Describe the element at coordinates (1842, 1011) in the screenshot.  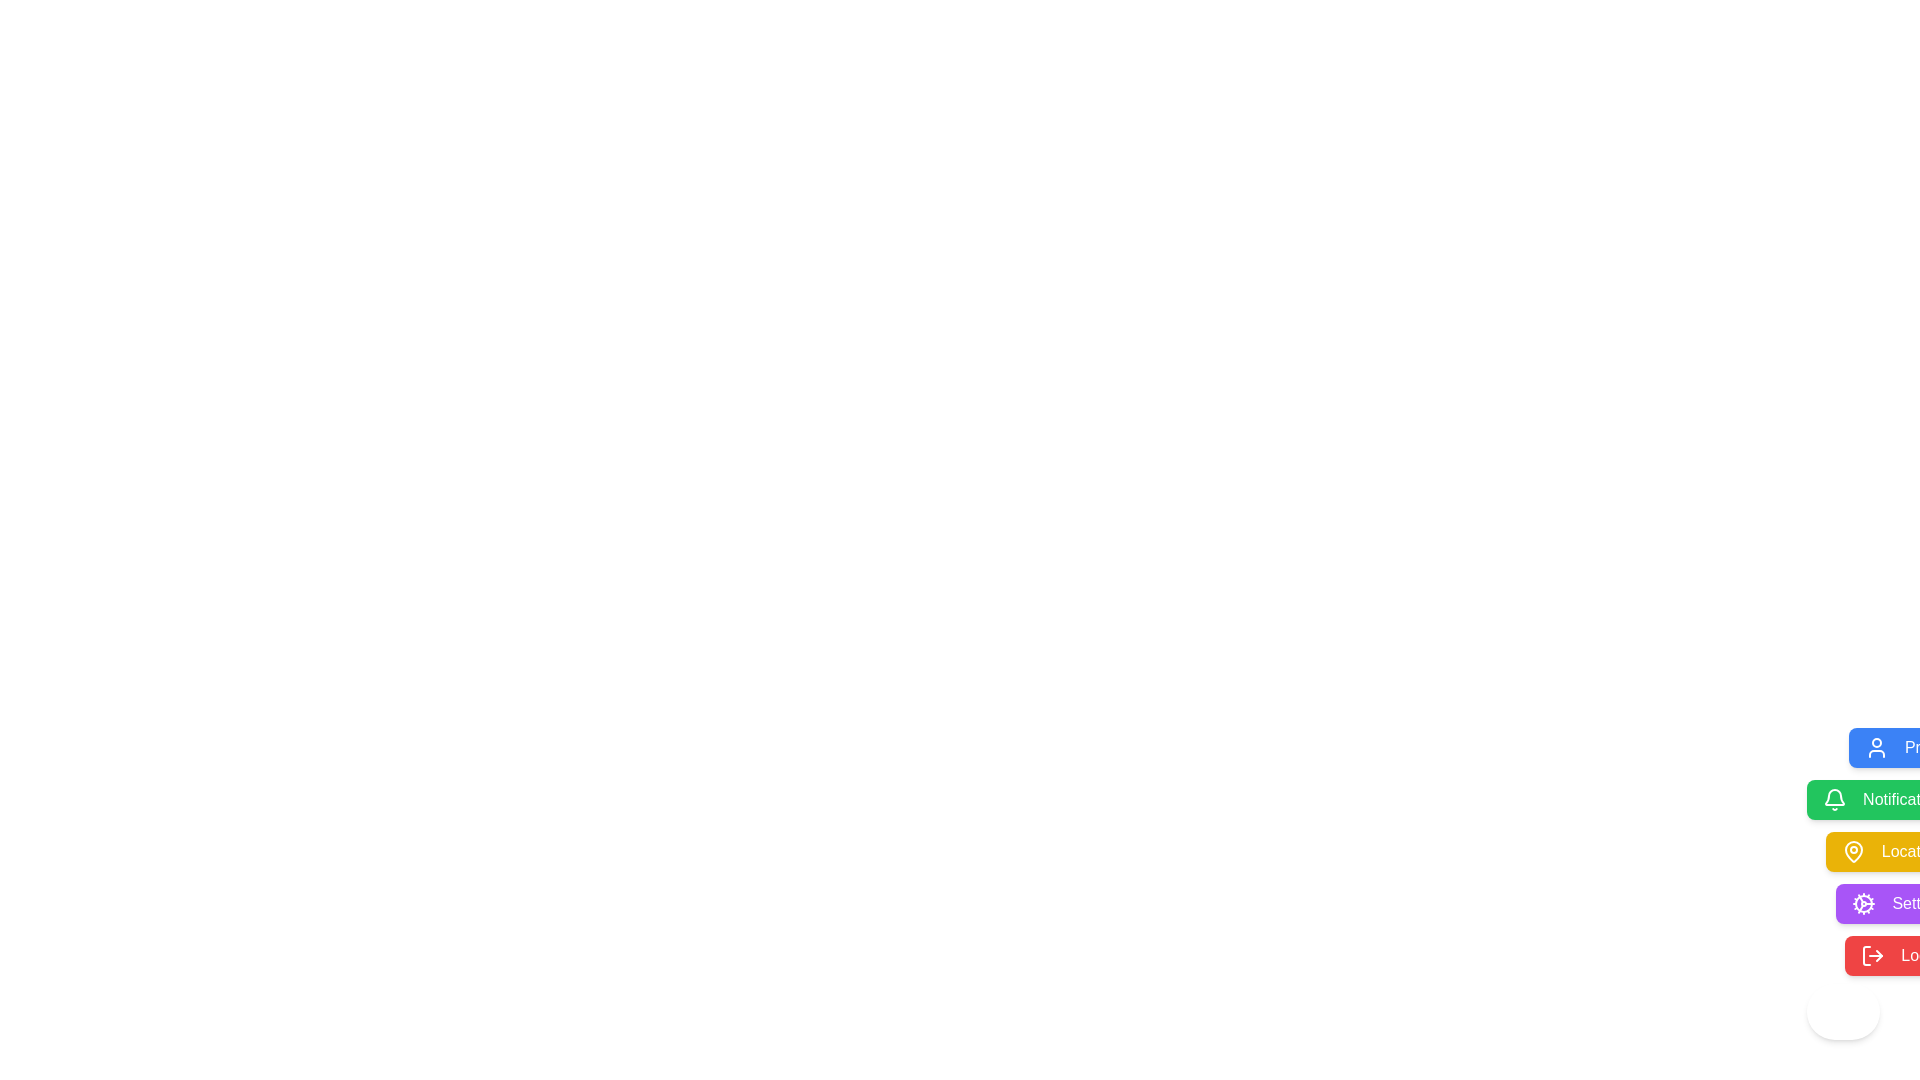
I see `the circular close button located at the far right-bottom corner of the interface to receive visual feedback` at that location.